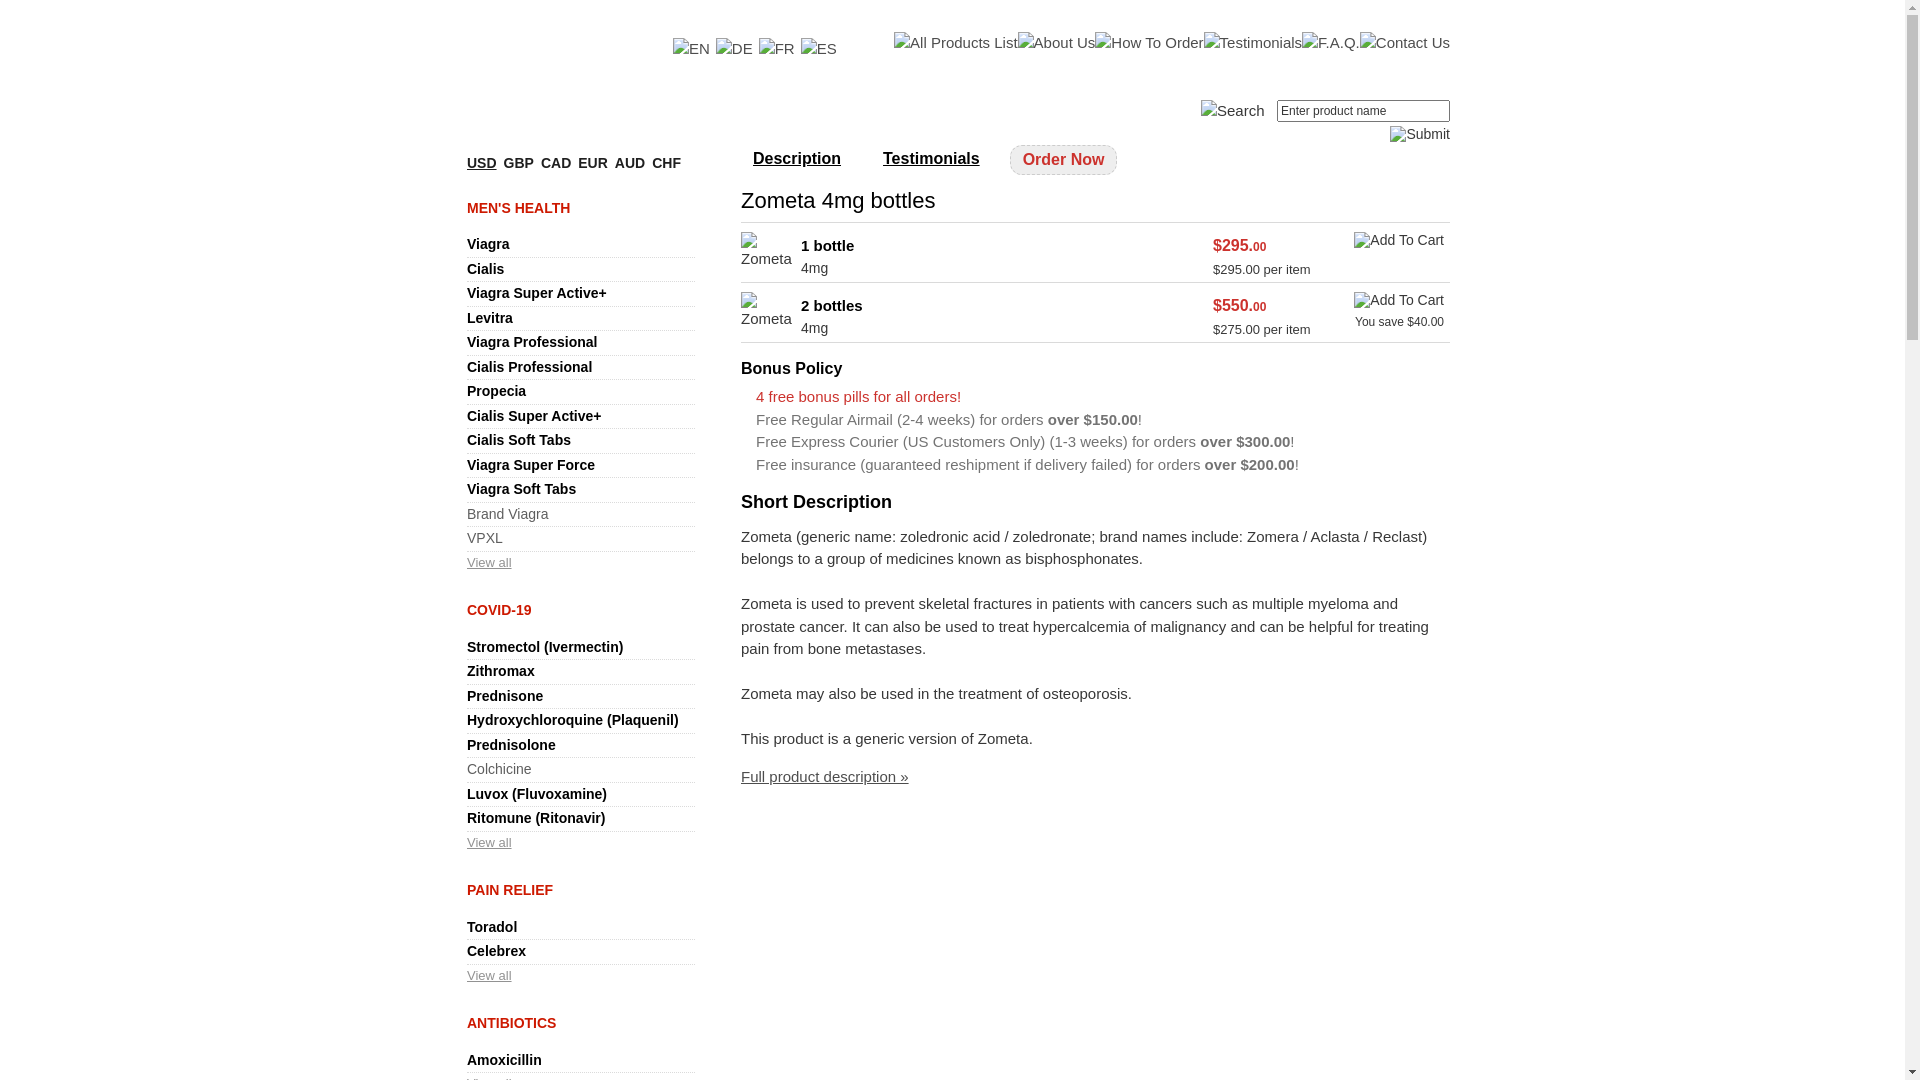  Describe the element at coordinates (489, 316) in the screenshot. I see `'Levitra'` at that location.